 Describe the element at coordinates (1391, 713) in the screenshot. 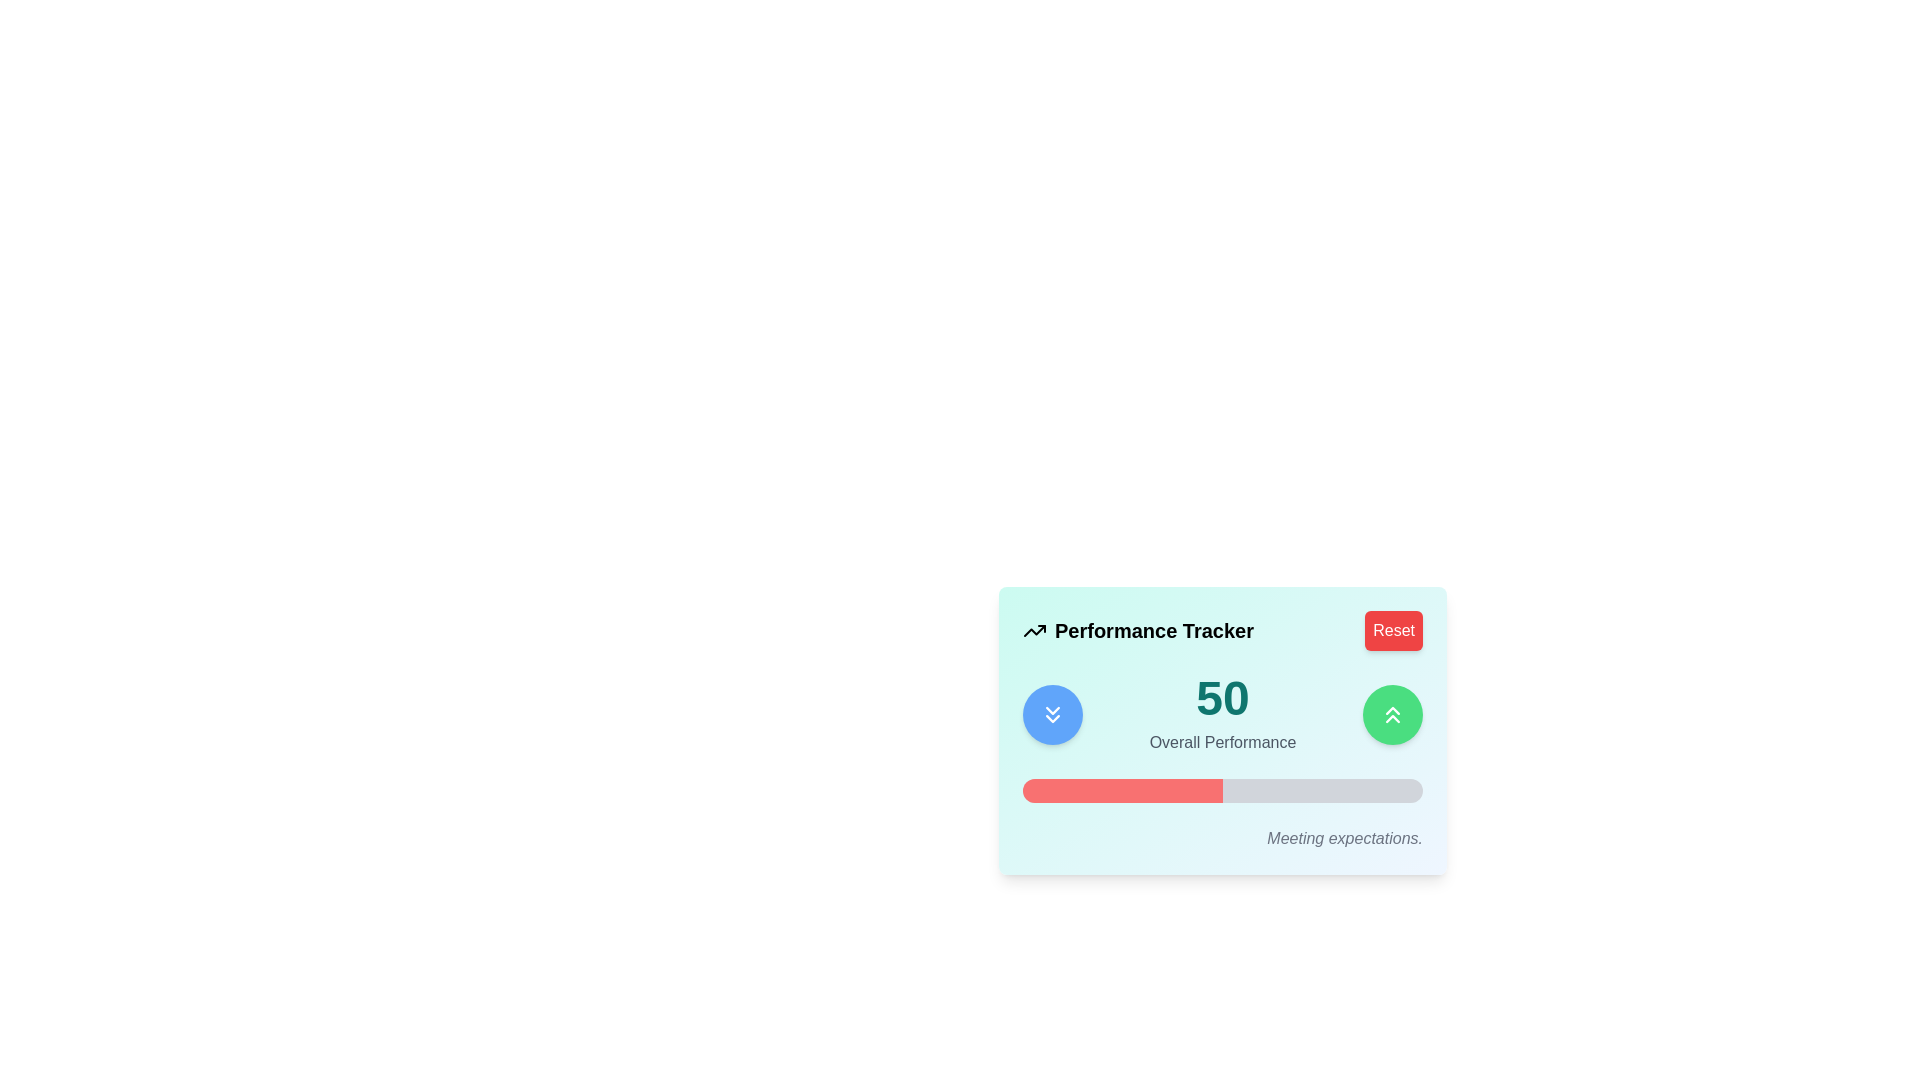

I see `the increment button located at the bottom-right corner of the performance tracker` at that location.